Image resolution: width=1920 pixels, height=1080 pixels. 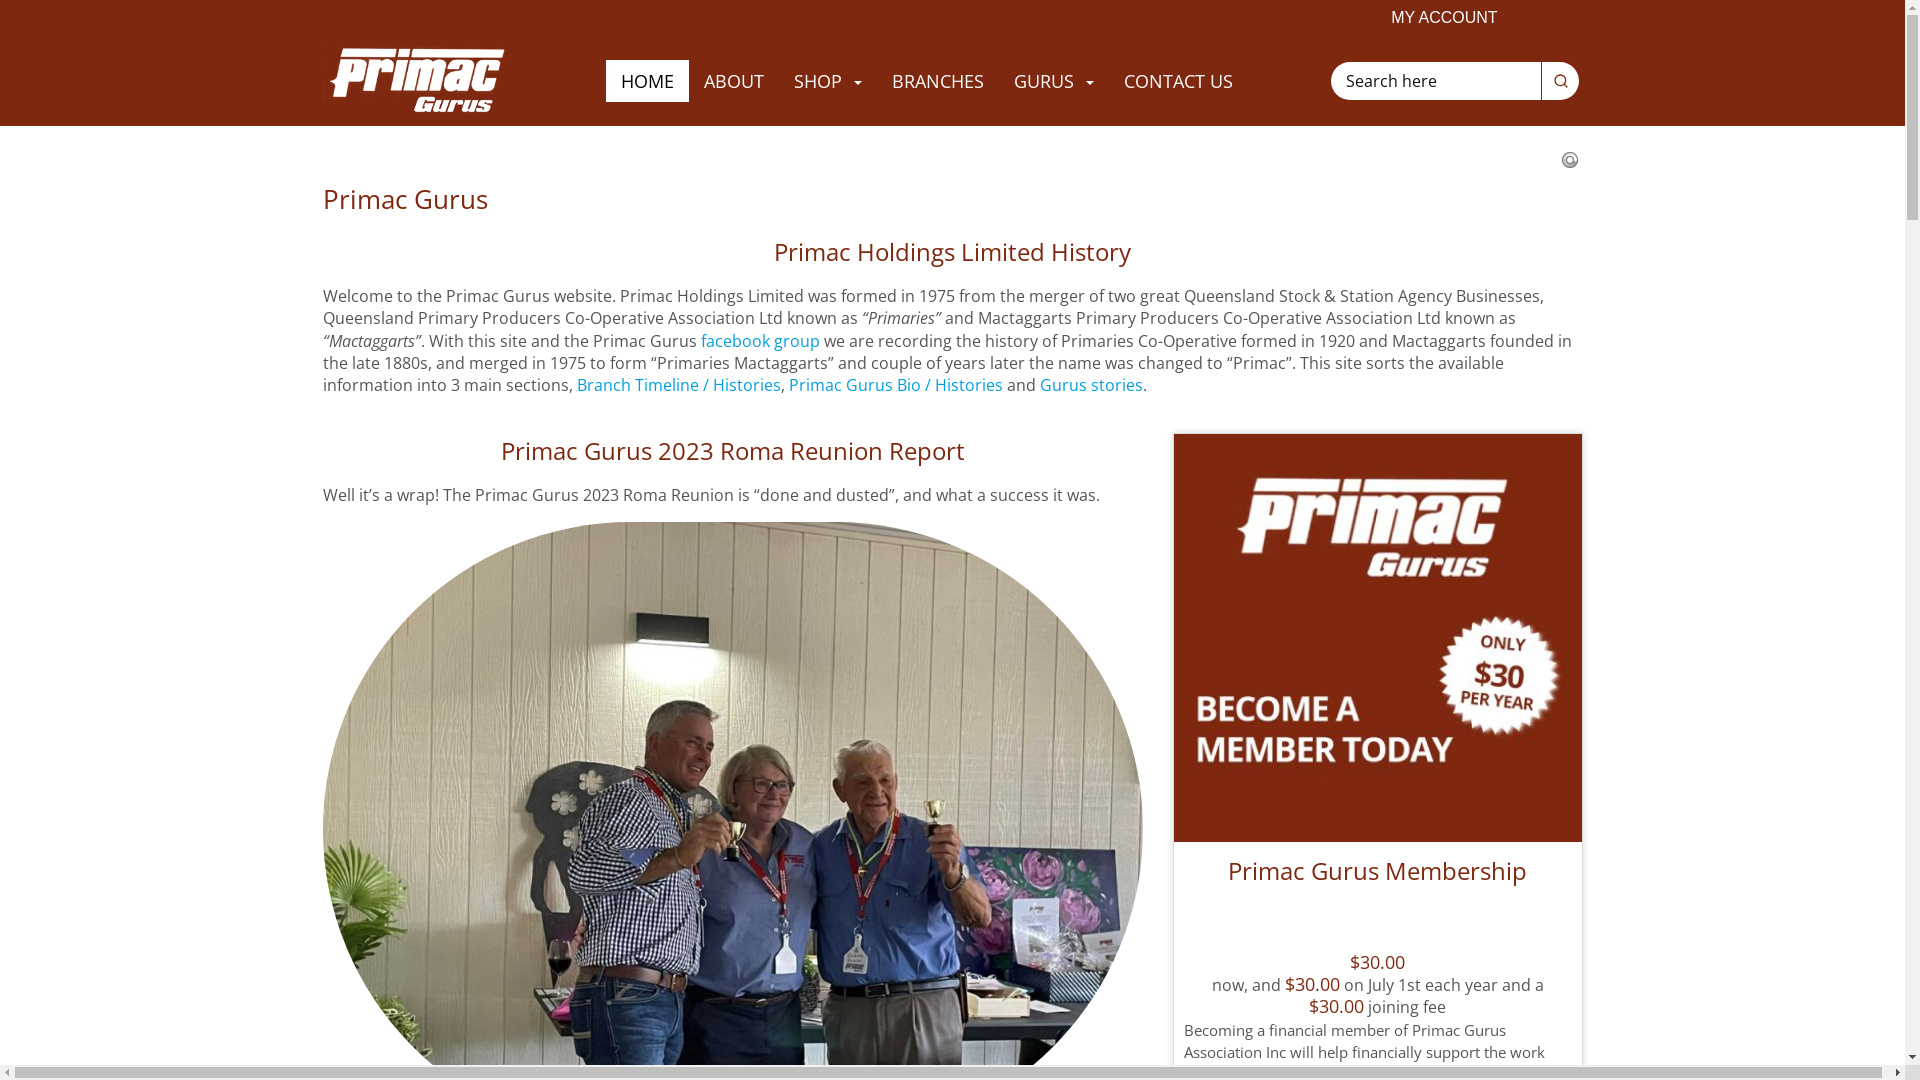 What do you see at coordinates (936, 80) in the screenshot?
I see `'BRANCHES'` at bounding box center [936, 80].